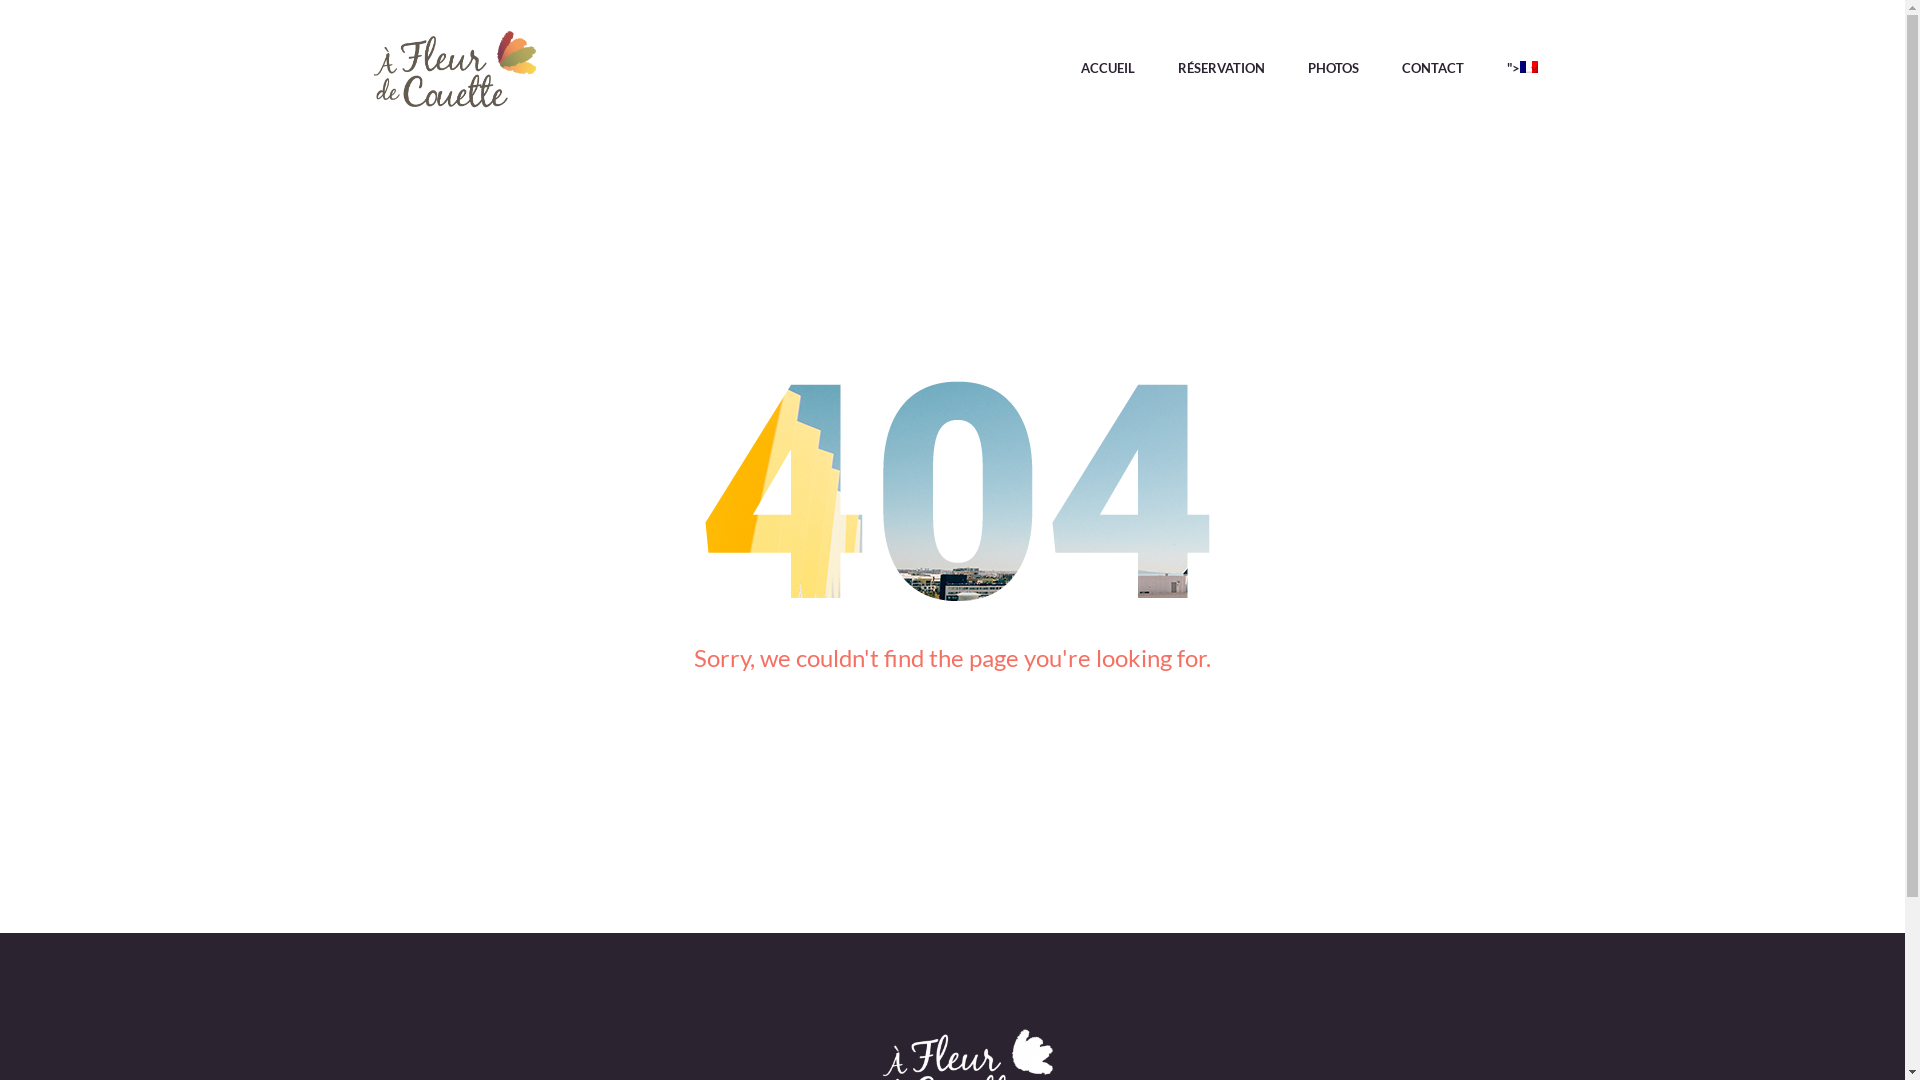 Image resolution: width=1920 pixels, height=1080 pixels. I want to click on 'afleurdecouette - ', so click(454, 72).